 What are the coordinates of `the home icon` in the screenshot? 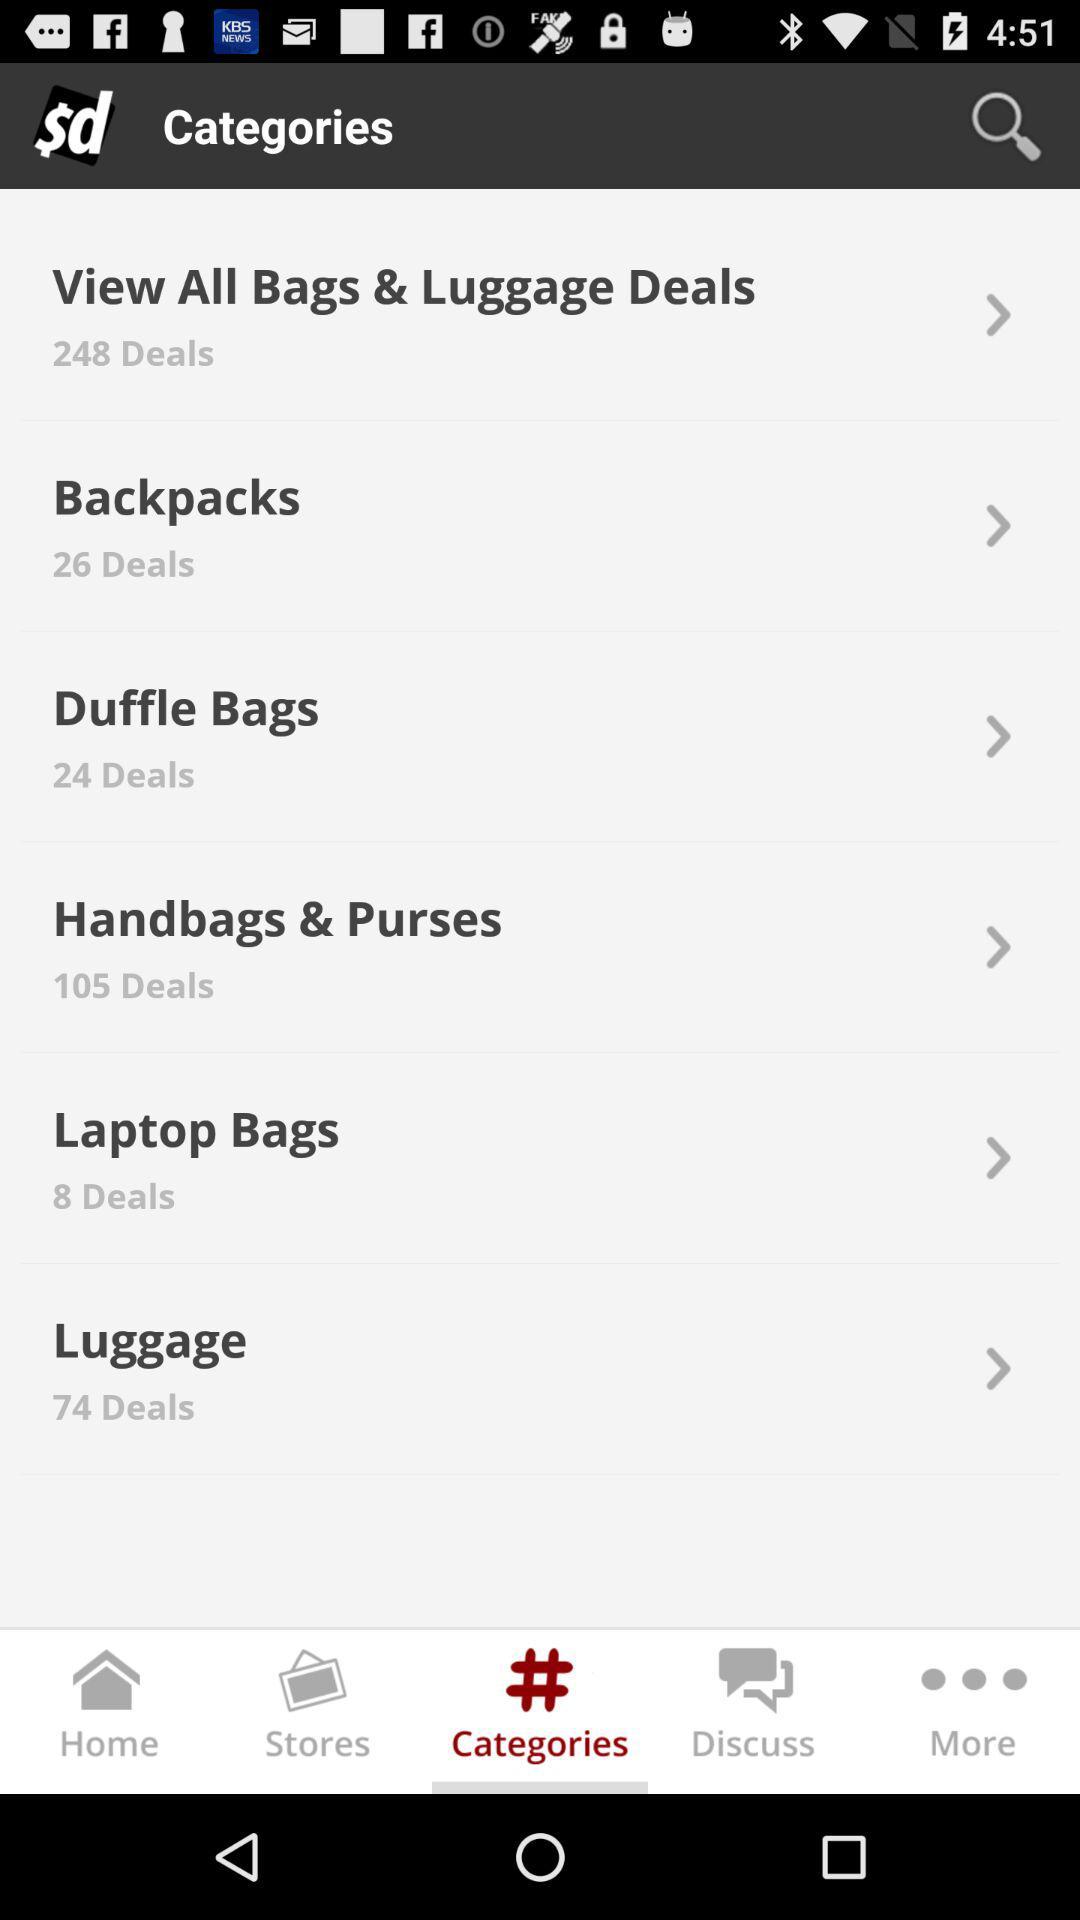 It's located at (108, 1836).